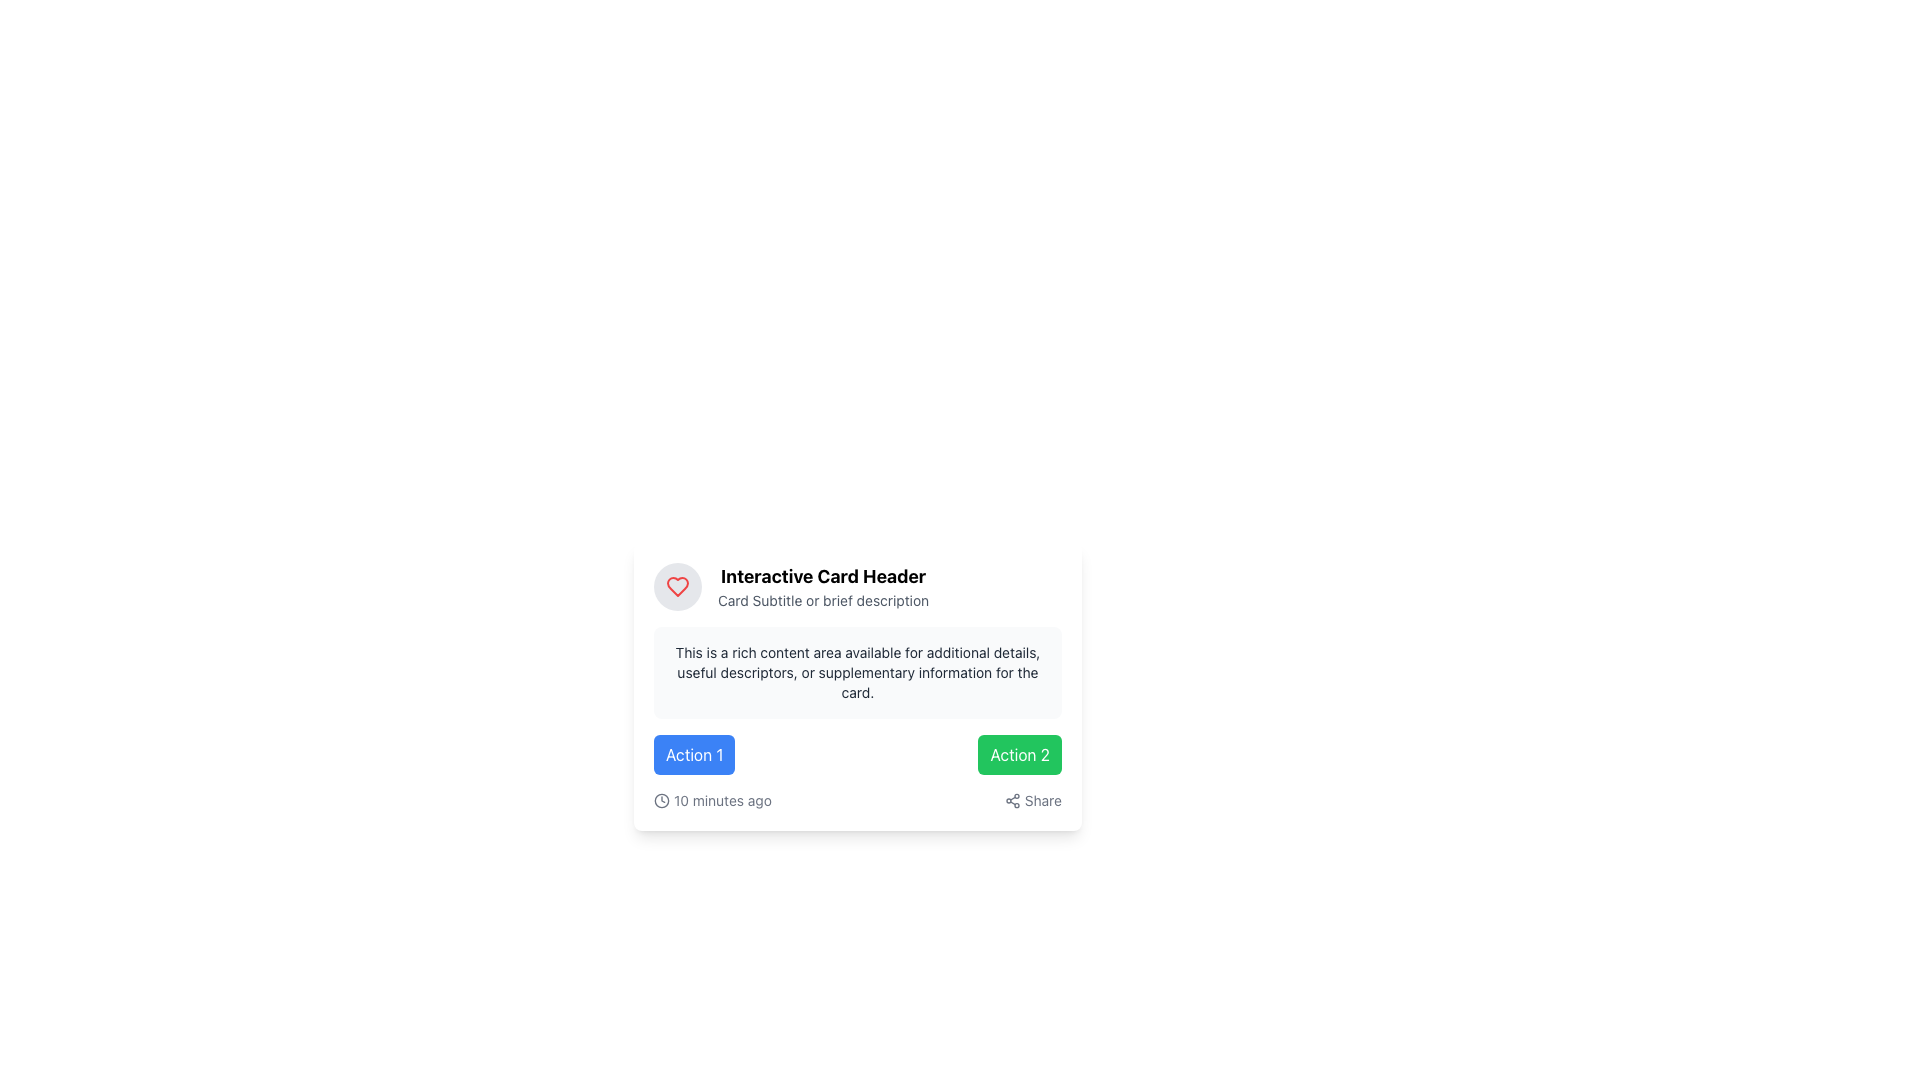  Describe the element at coordinates (858, 755) in the screenshot. I see `the button group containing 'Action 1' and 'Action 2'` at that location.